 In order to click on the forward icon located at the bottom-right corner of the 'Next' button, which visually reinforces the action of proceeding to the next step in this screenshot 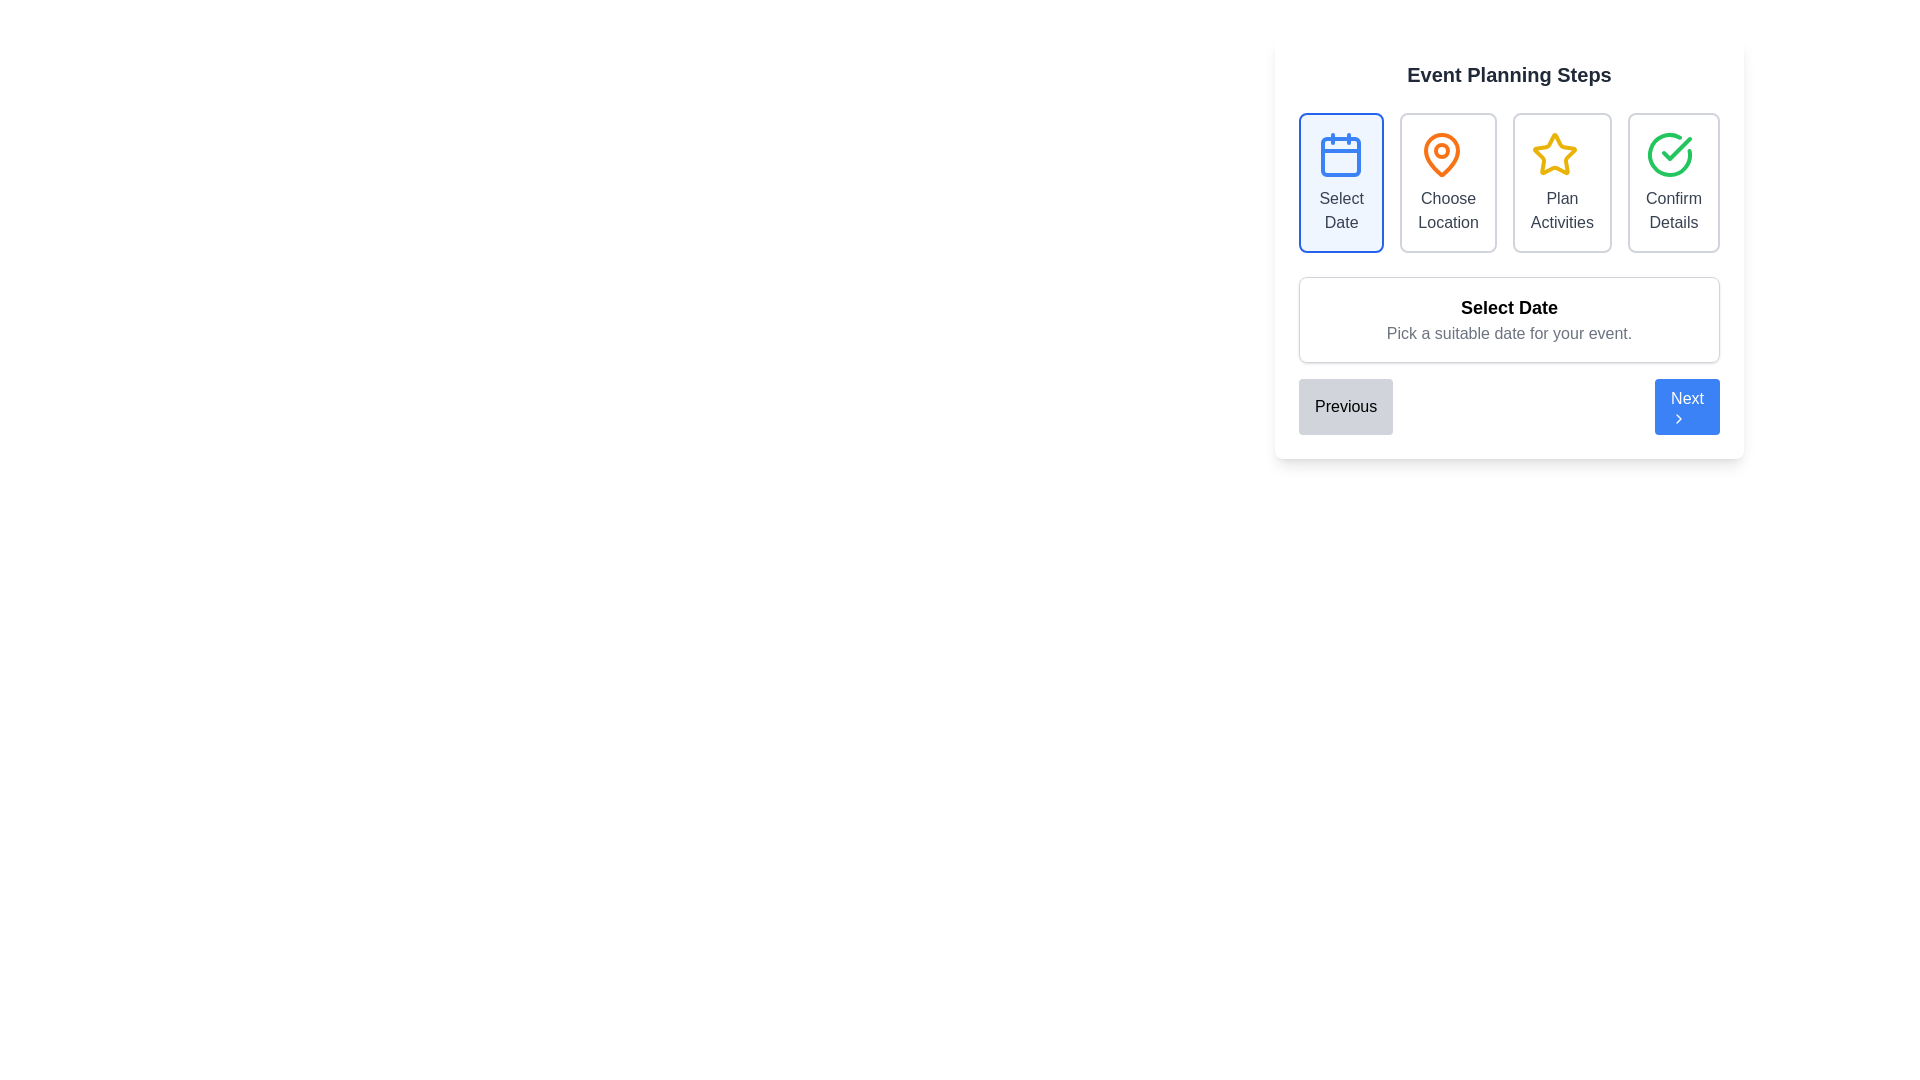, I will do `click(1679, 418)`.